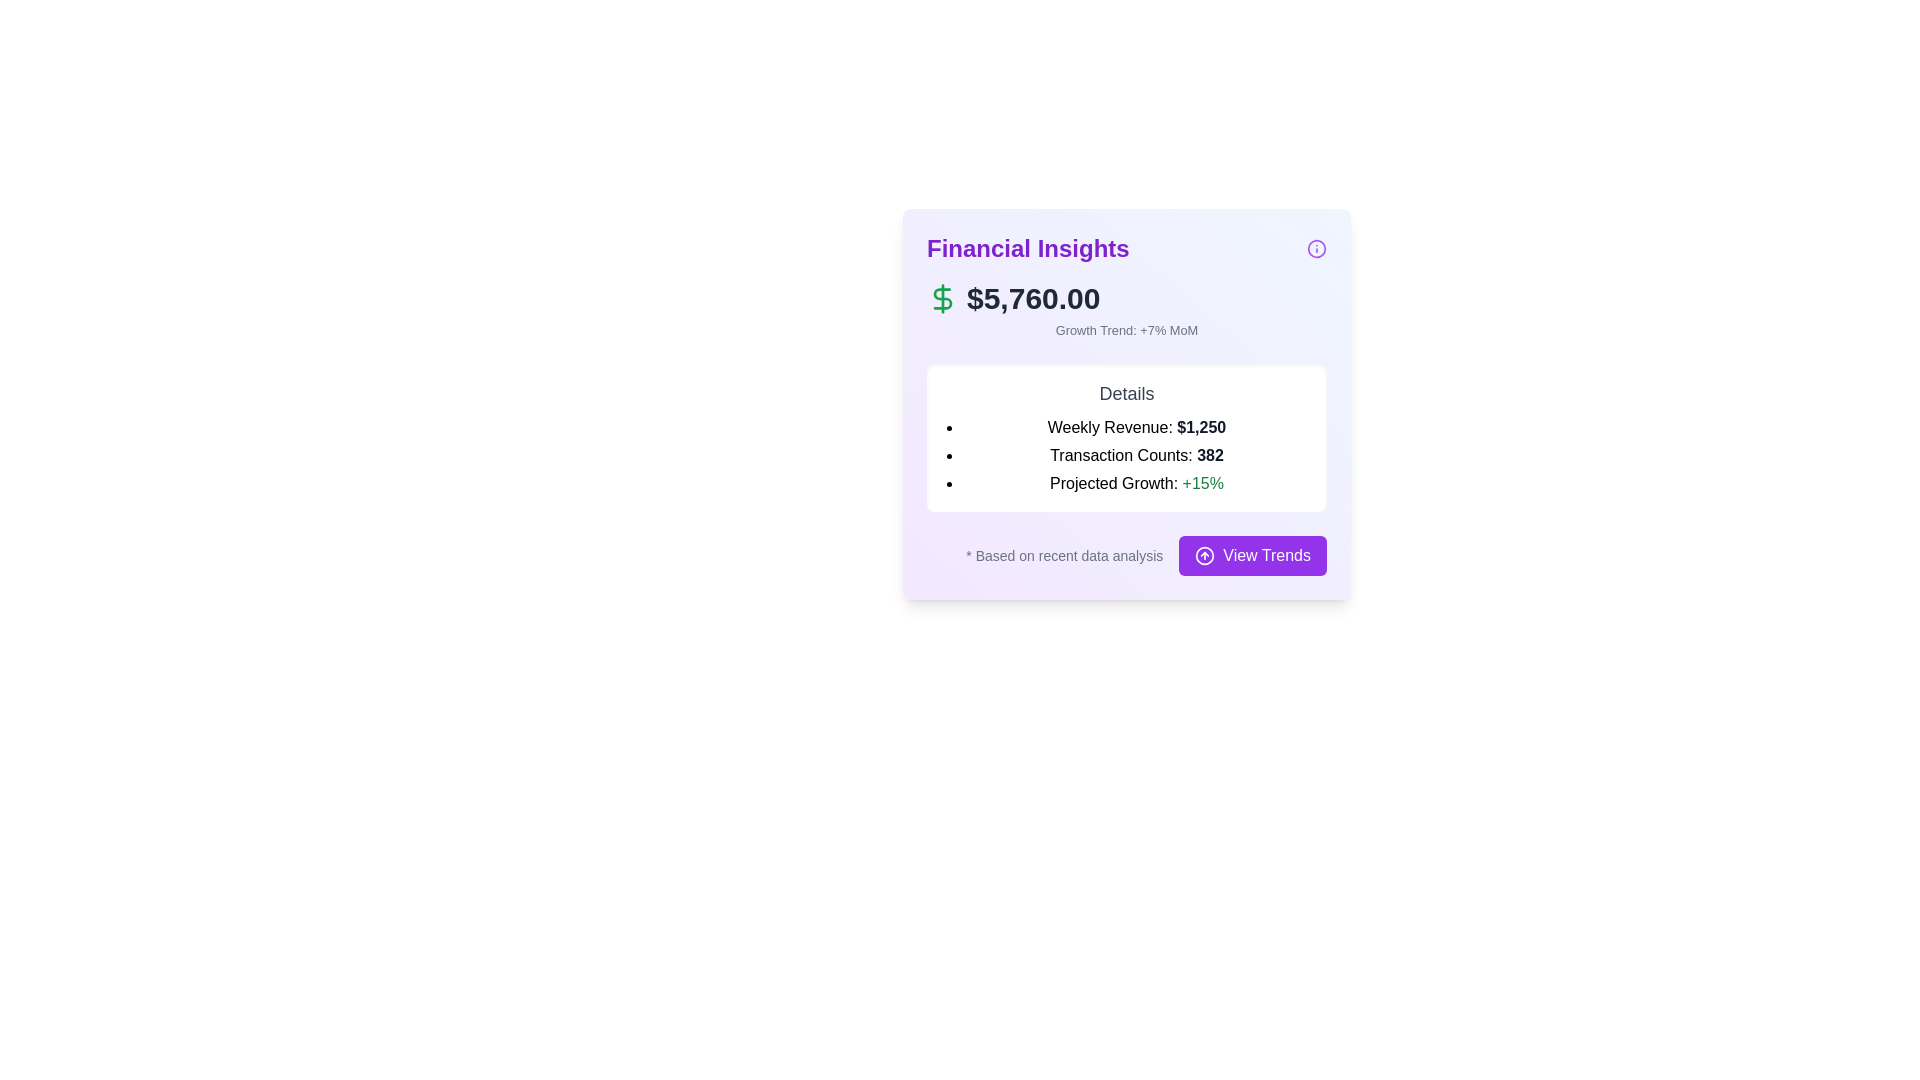 This screenshot has height=1080, width=1920. What do you see at coordinates (1316, 248) in the screenshot?
I see `the circular SVG icon with a purple border and white fill, located at the upper-right corner of the 'Financial Insights' card interface` at bounding box center [1316, 248].